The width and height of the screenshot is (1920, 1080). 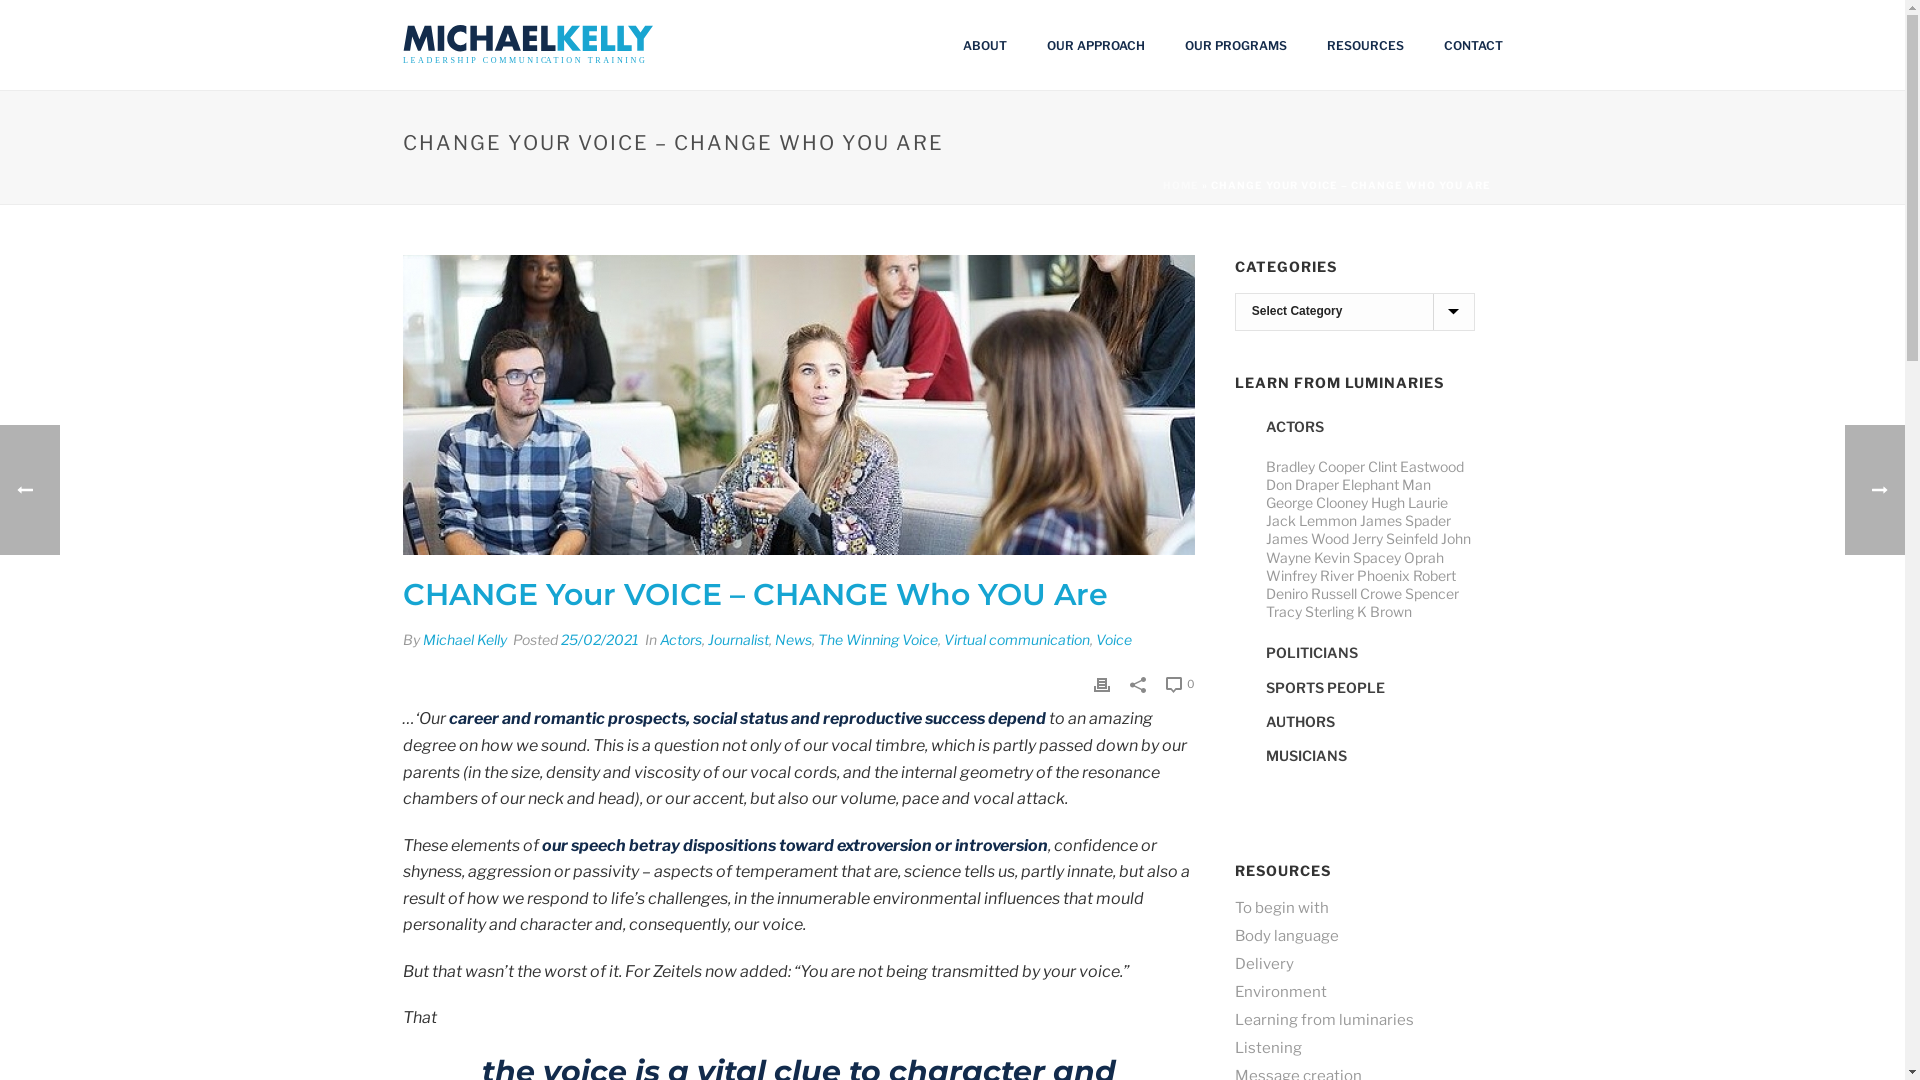 I want to click on 'RESOURCES', so click(x=1305, y=45).